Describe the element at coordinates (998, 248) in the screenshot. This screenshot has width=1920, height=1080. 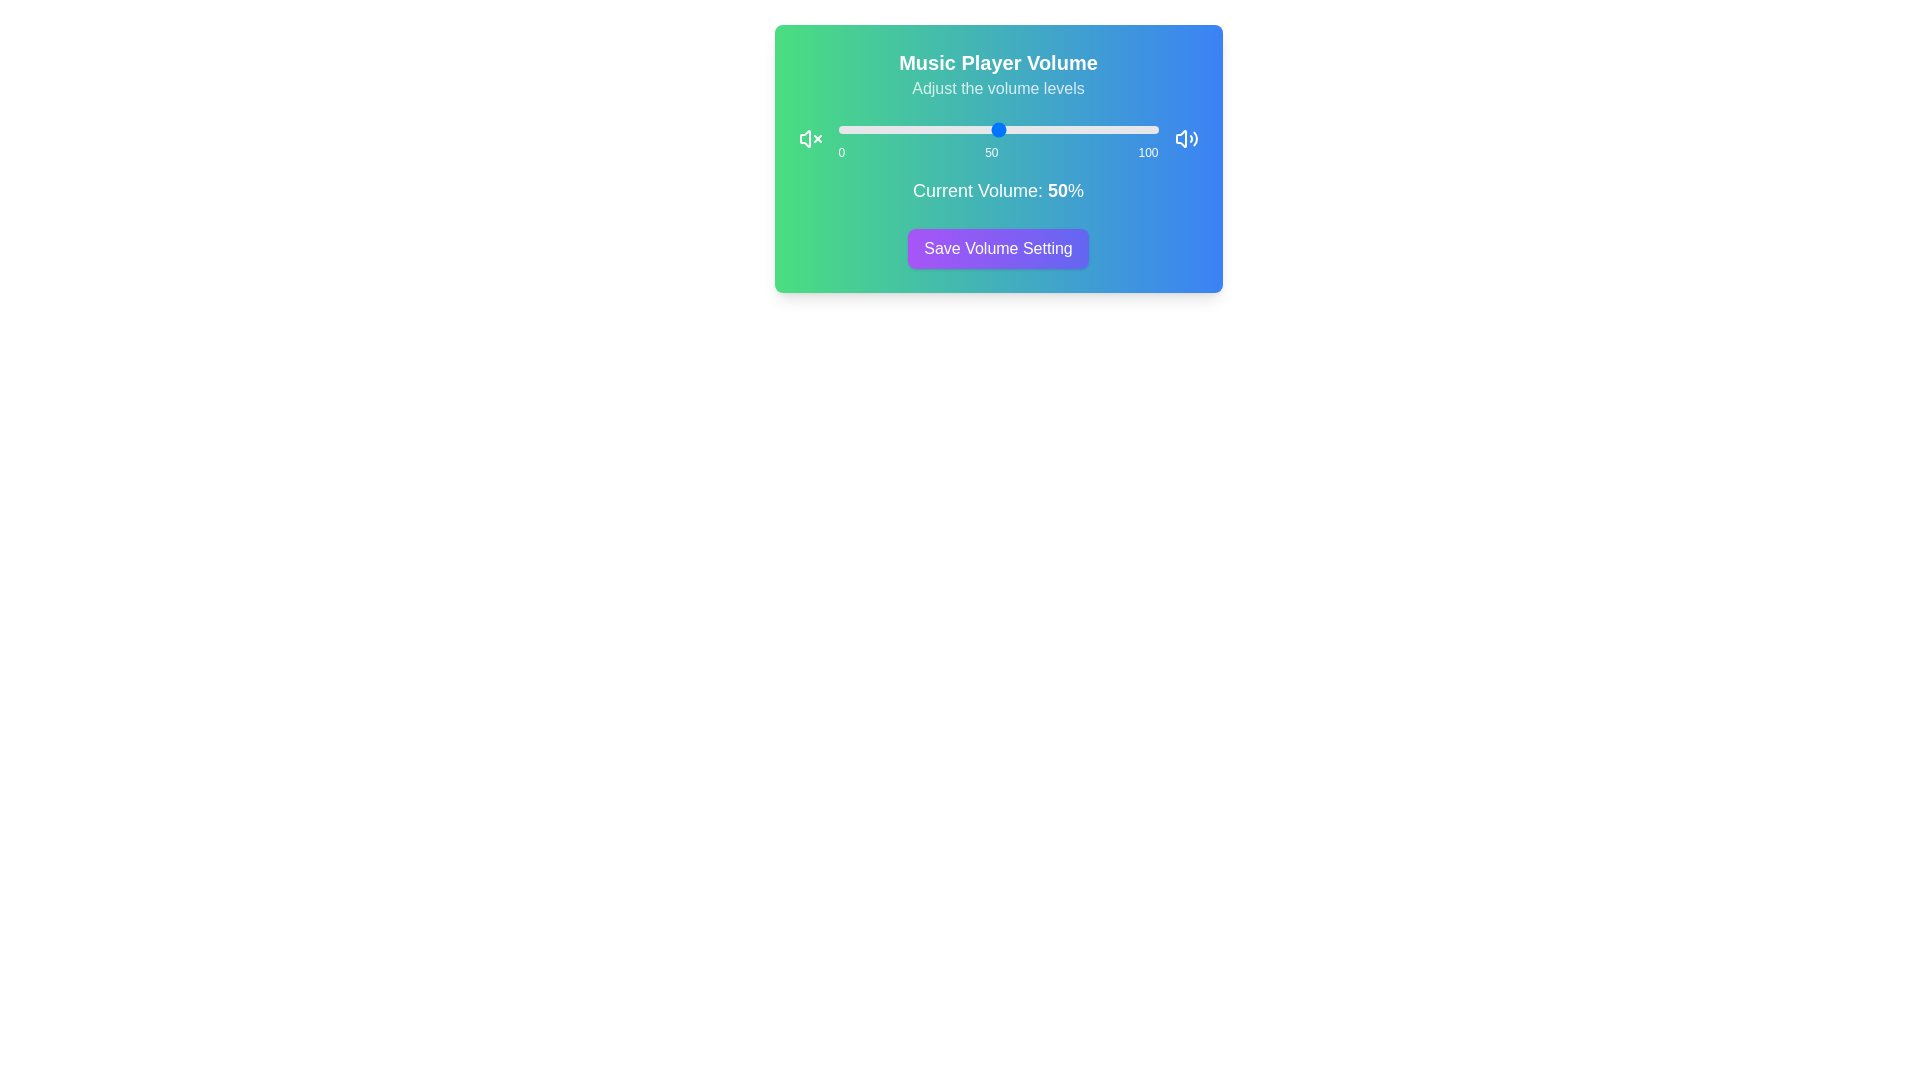
I see `the 'Save Volume Setting' button to confirm the volume setting` at that location.